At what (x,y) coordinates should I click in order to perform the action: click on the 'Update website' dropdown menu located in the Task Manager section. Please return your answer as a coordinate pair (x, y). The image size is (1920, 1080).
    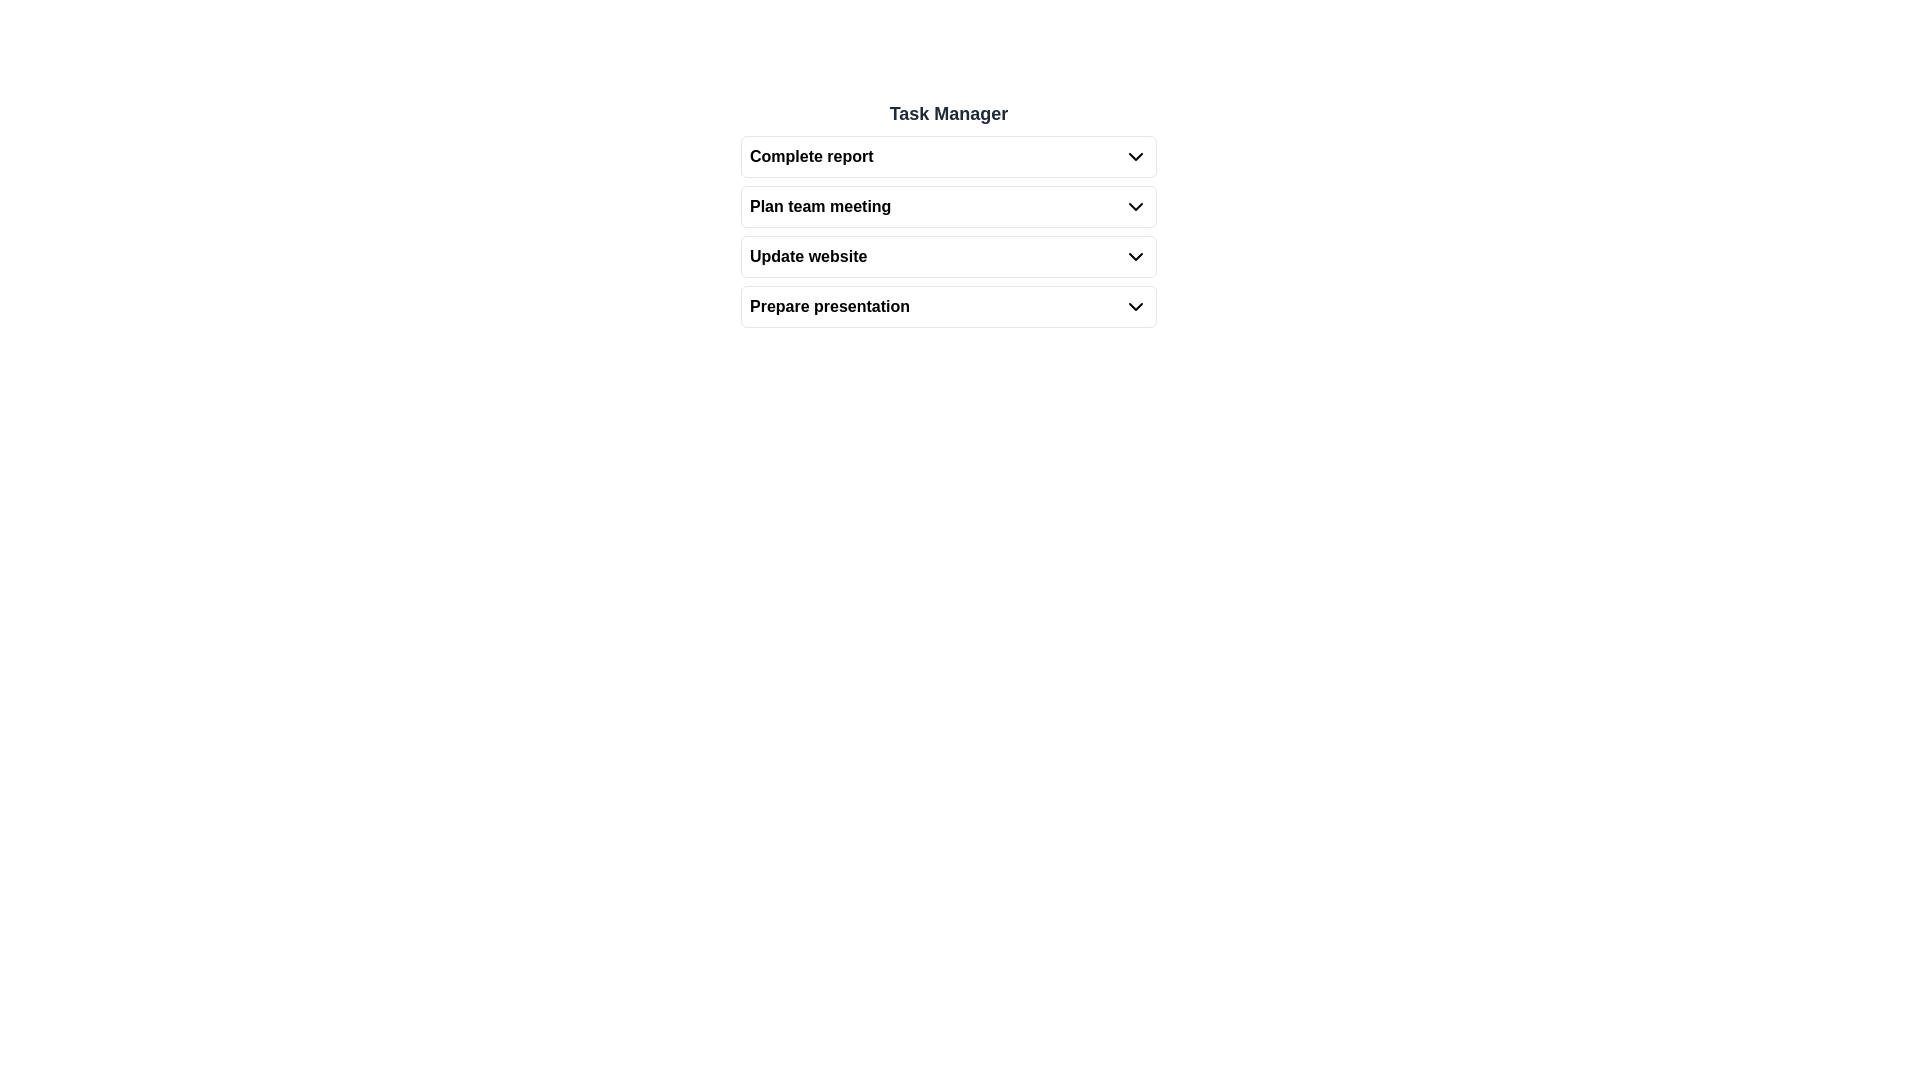
    Looking at the image, I should click on (948, 256).